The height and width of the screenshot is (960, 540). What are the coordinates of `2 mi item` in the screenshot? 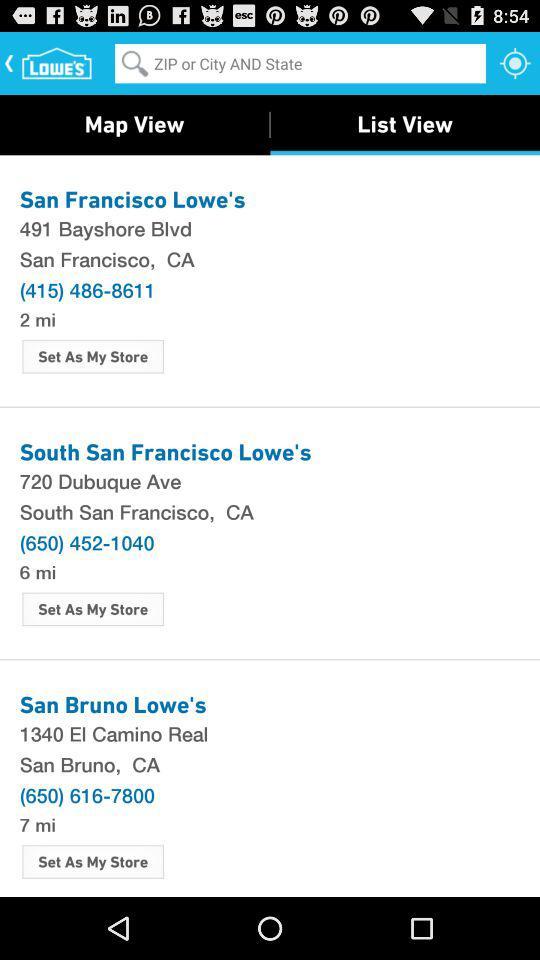 It's located at (37, 318).